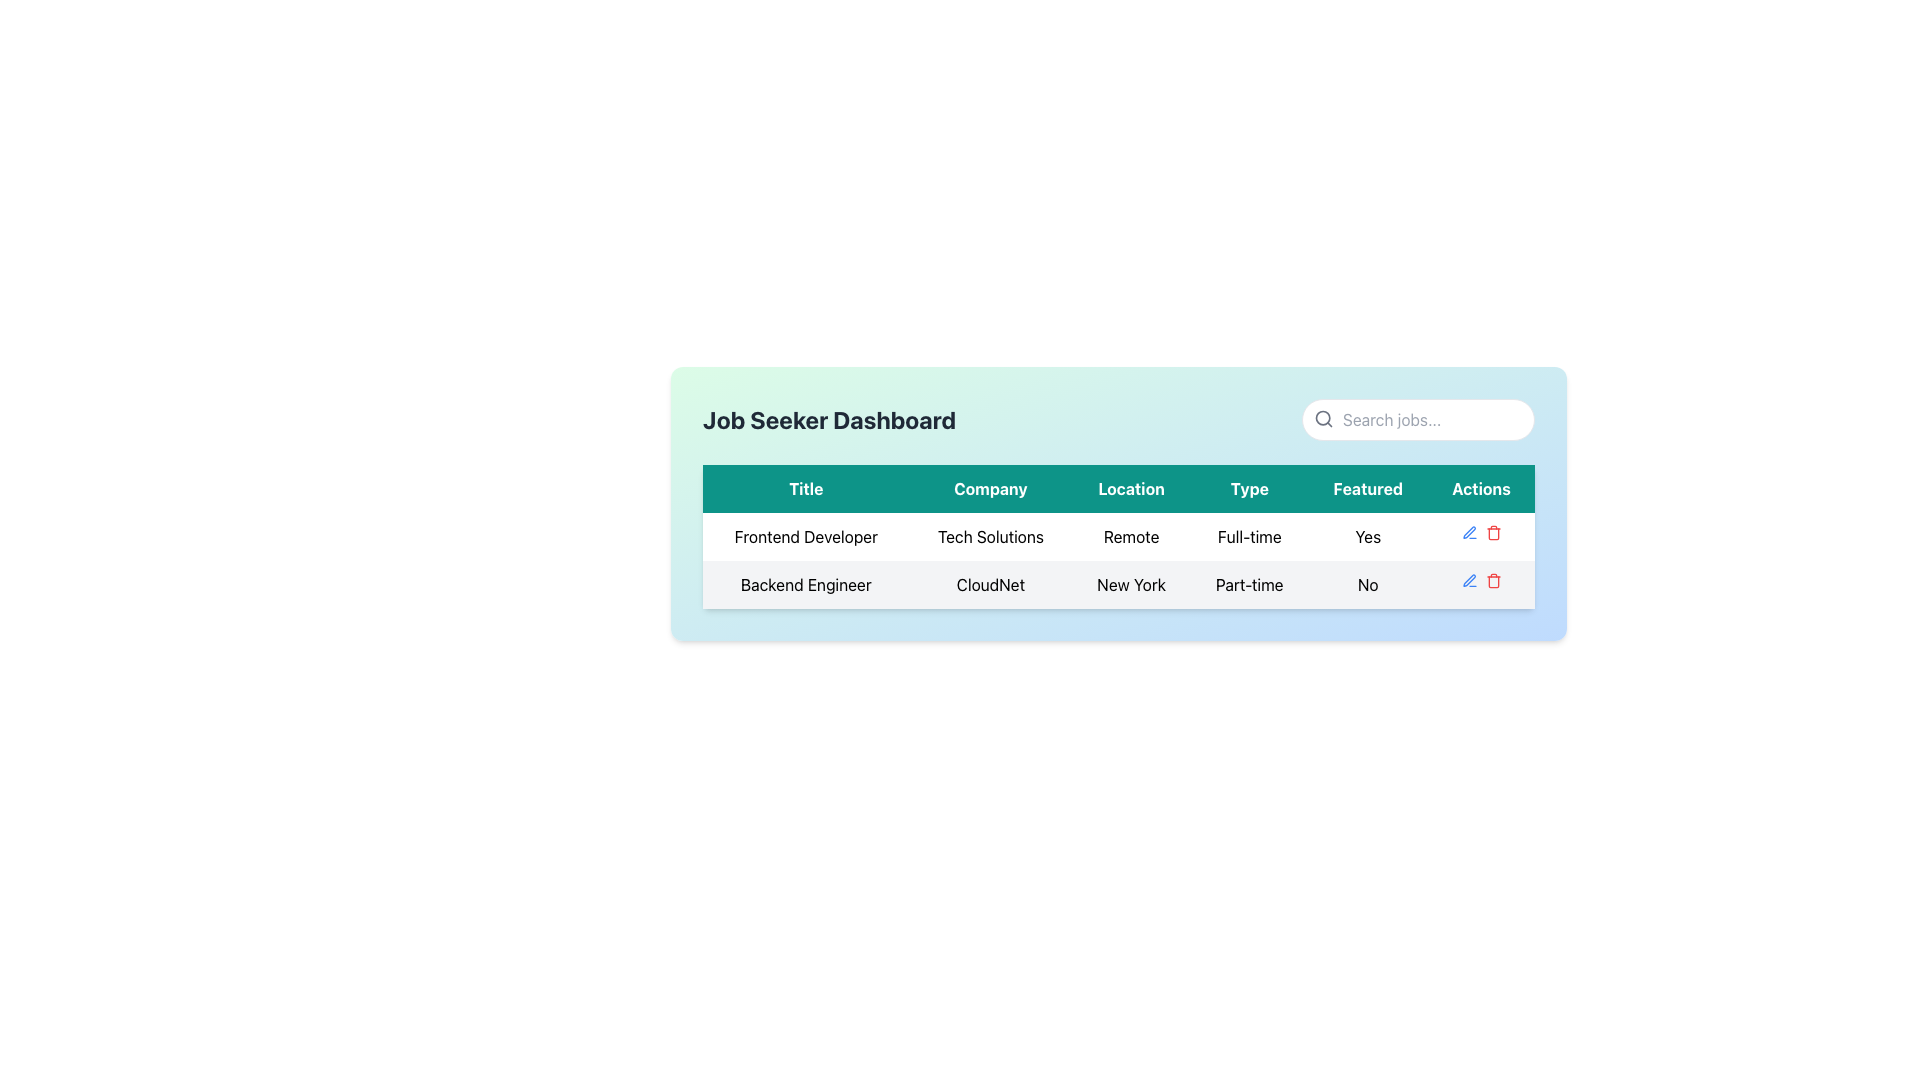  Describe the element at coordinates (1493, 581) in the screenshot. I see `the delete icon button located in the second row of the table under the 'Actions' column` at that location.